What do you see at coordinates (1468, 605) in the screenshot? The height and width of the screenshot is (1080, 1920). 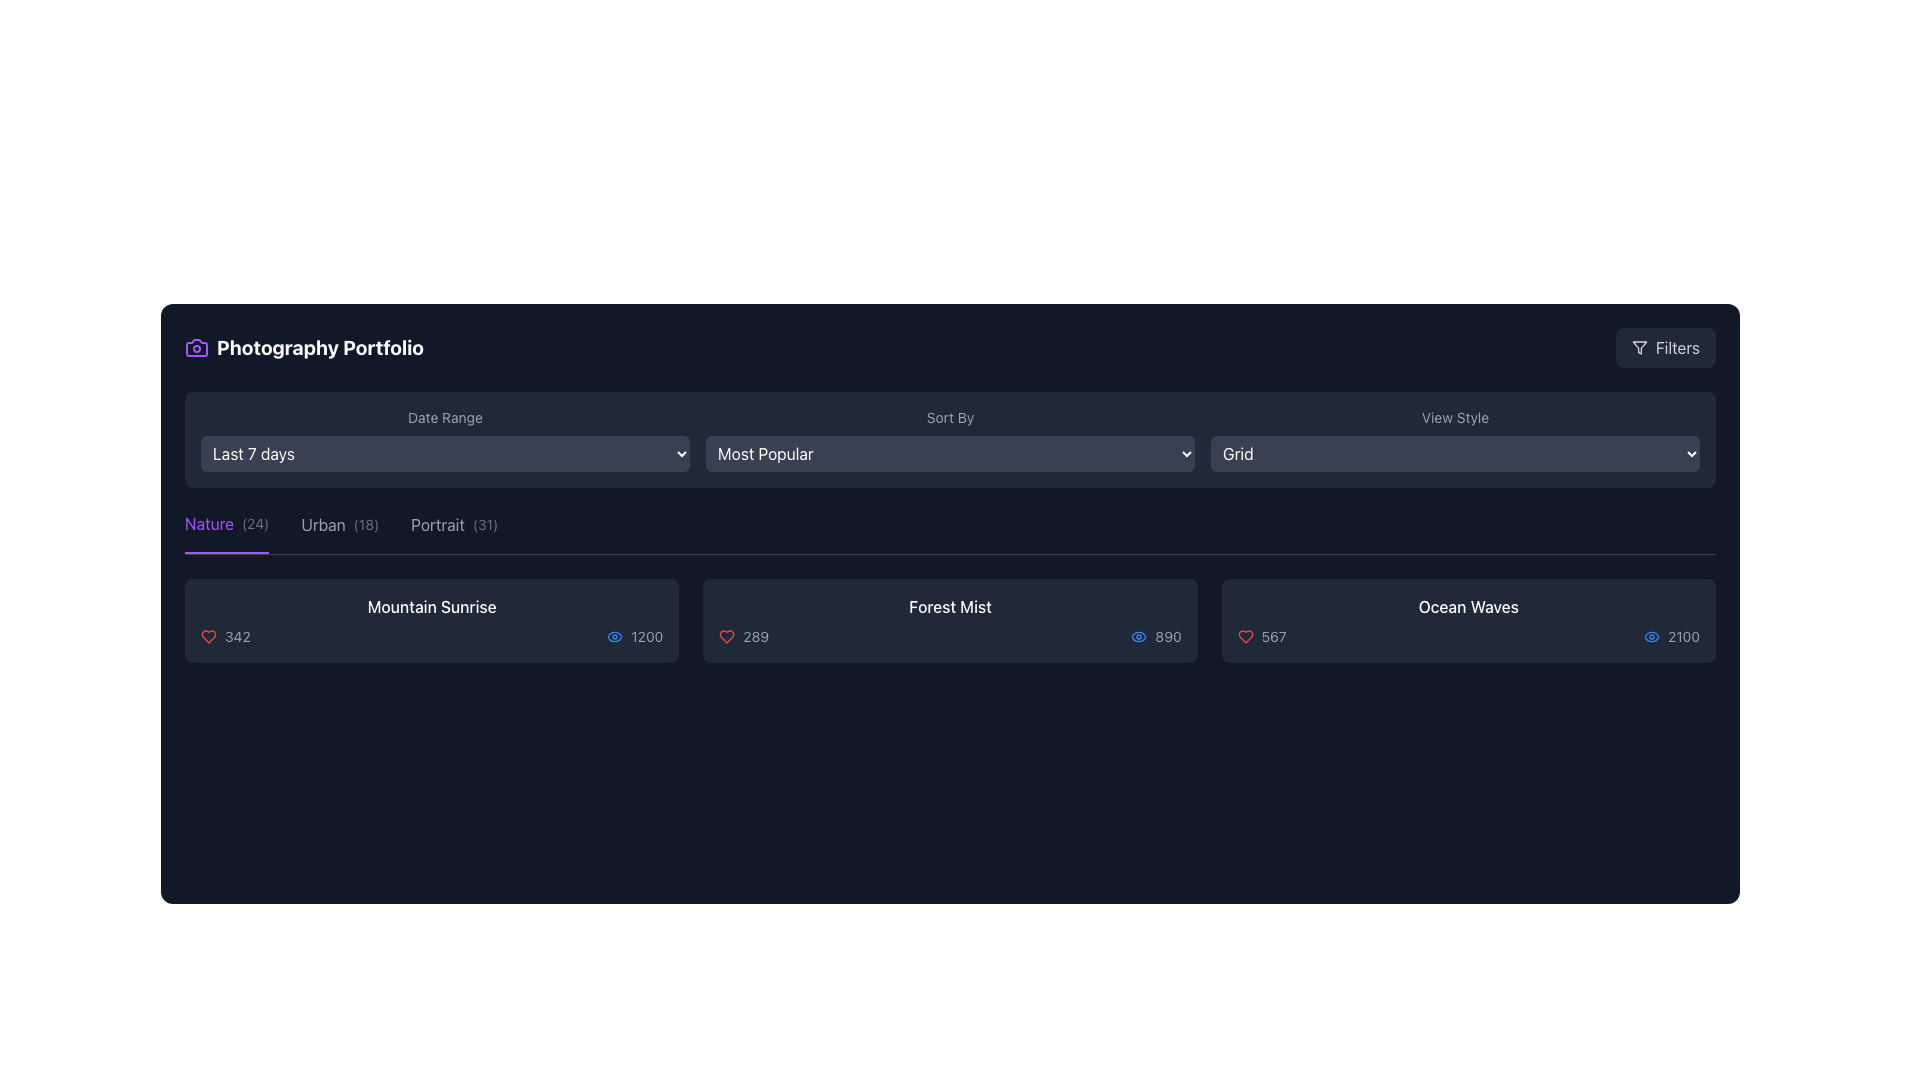 I see `text from the label displaying 'Ocean Waves' located at the center of the last card in a group of three cards on a dark background` at bounding box center [1468, 605].